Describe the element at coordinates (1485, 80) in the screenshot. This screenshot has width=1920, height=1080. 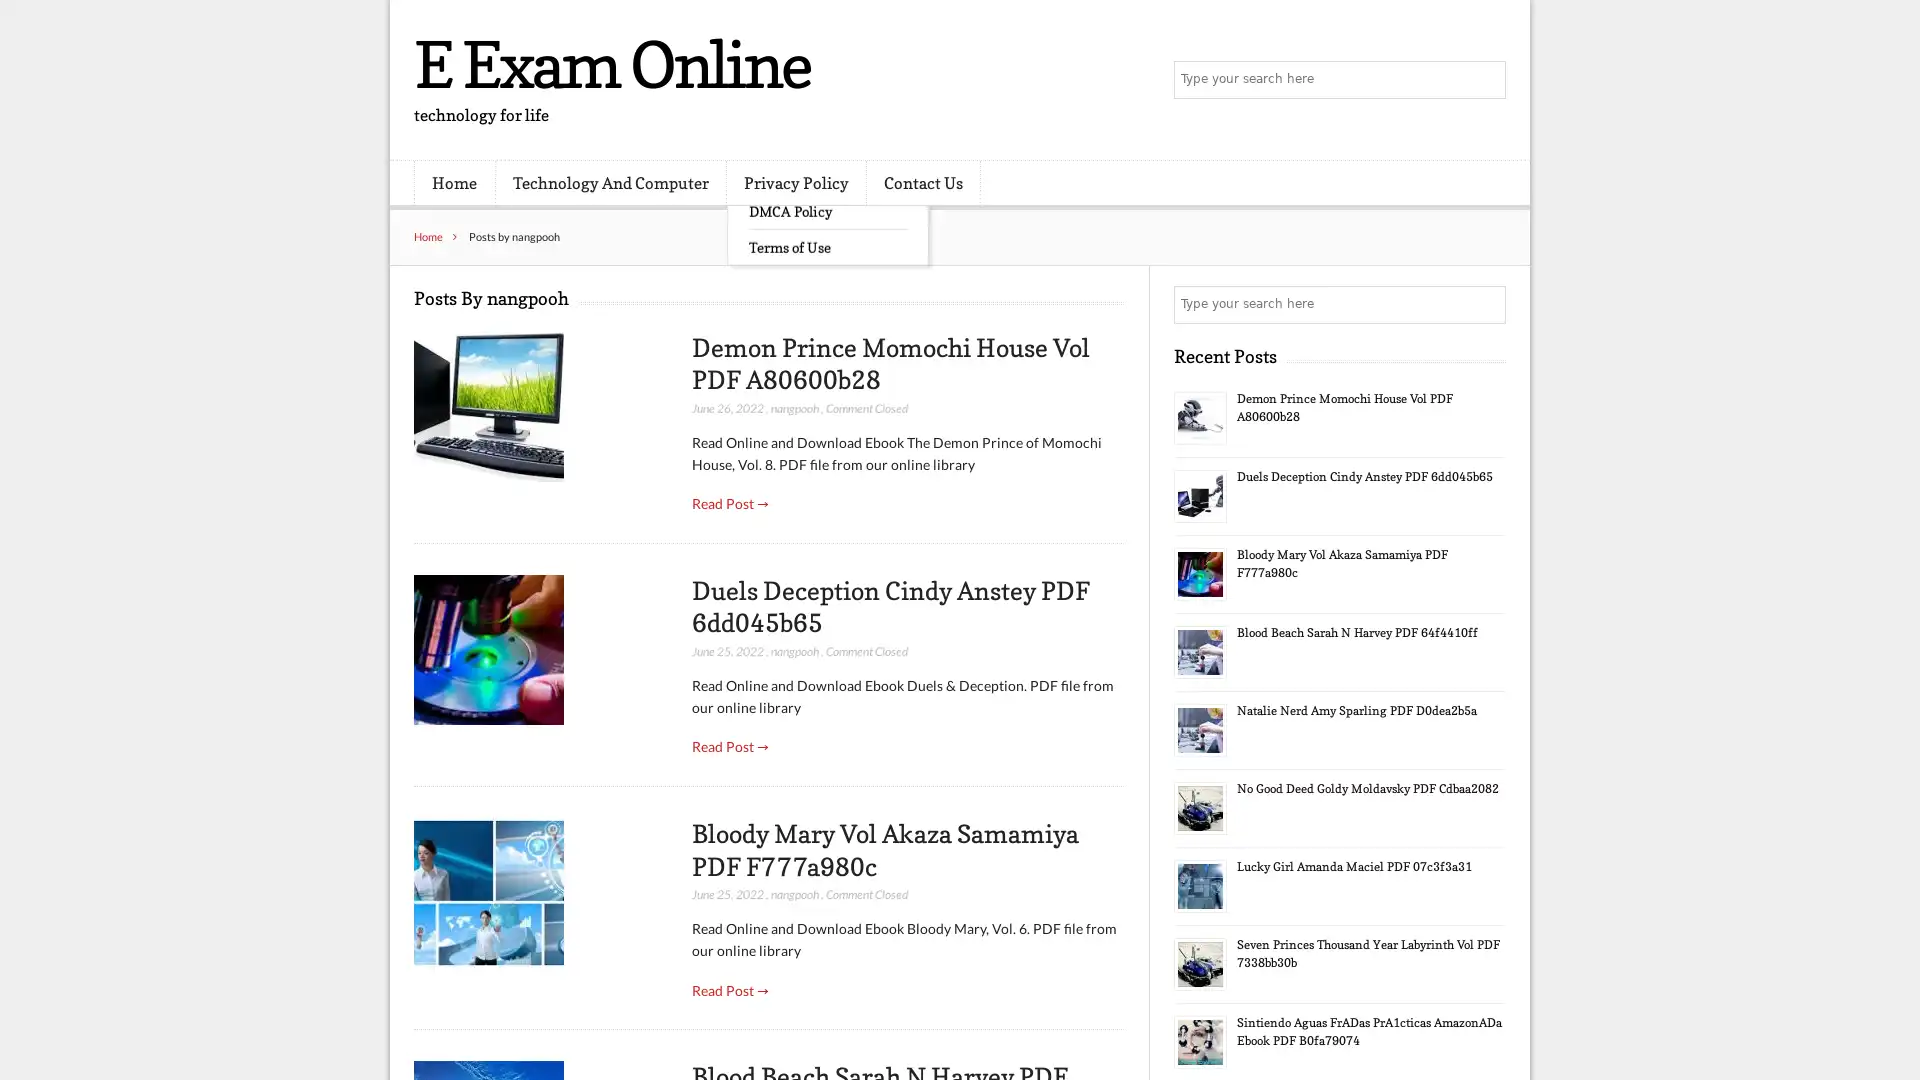
I see `Search` at that location.